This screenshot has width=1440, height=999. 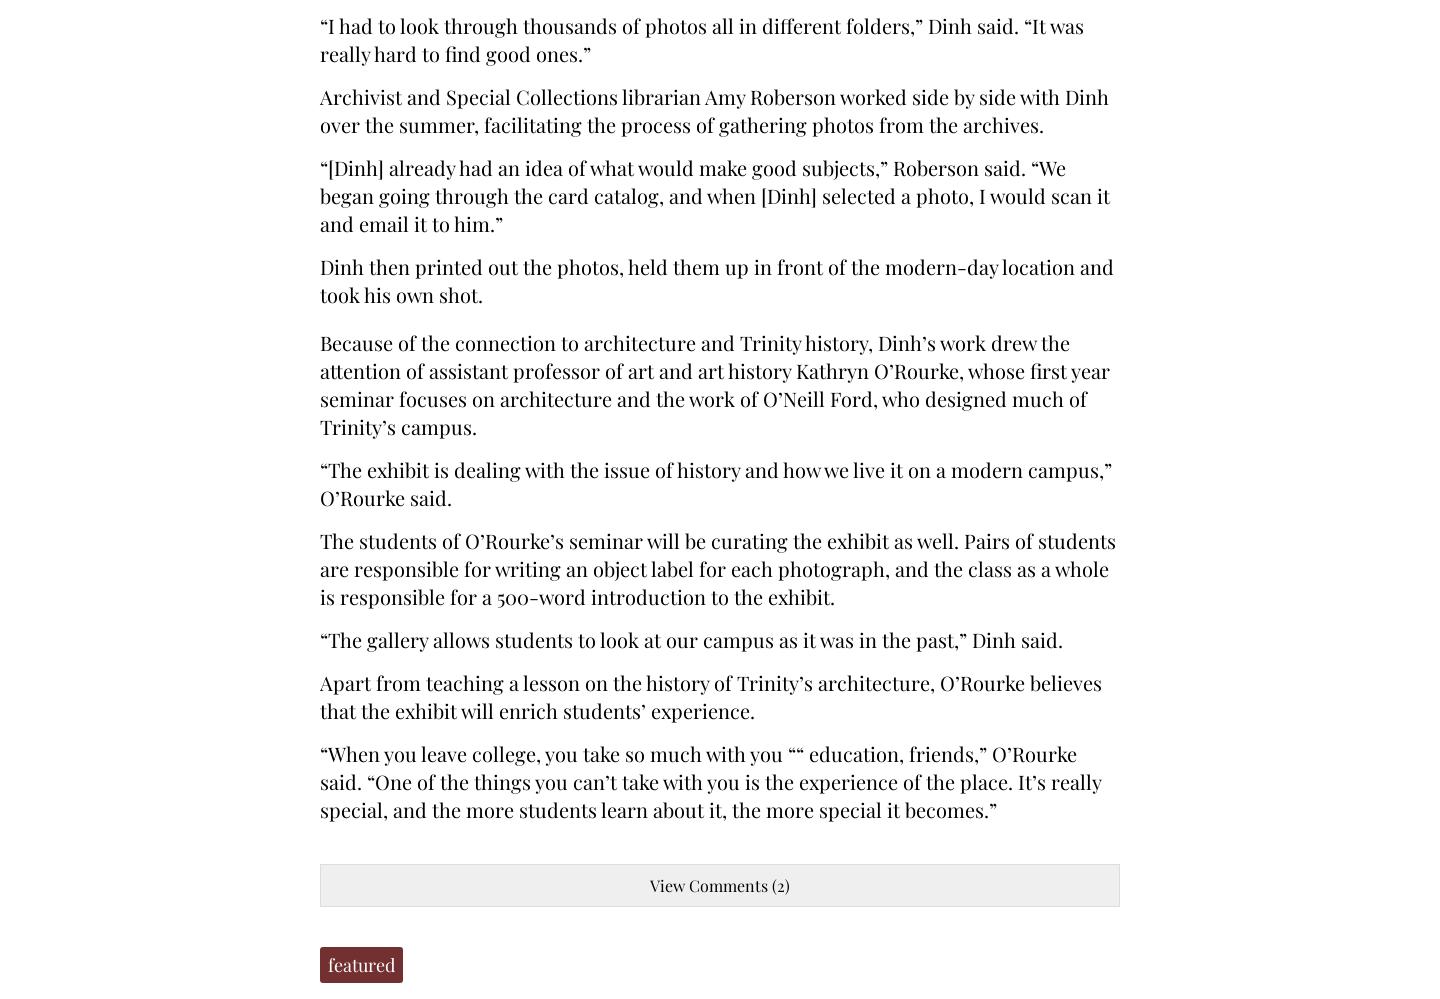 I want to click on 'The students of O’Rourke’s seminar will be curating the exhibit as well. Pairs of students are responsible for writing an object label for each photograph, and the class as a whole is responsible for a 500-word introduction to the exhibit.', so click(x=319, y=568).